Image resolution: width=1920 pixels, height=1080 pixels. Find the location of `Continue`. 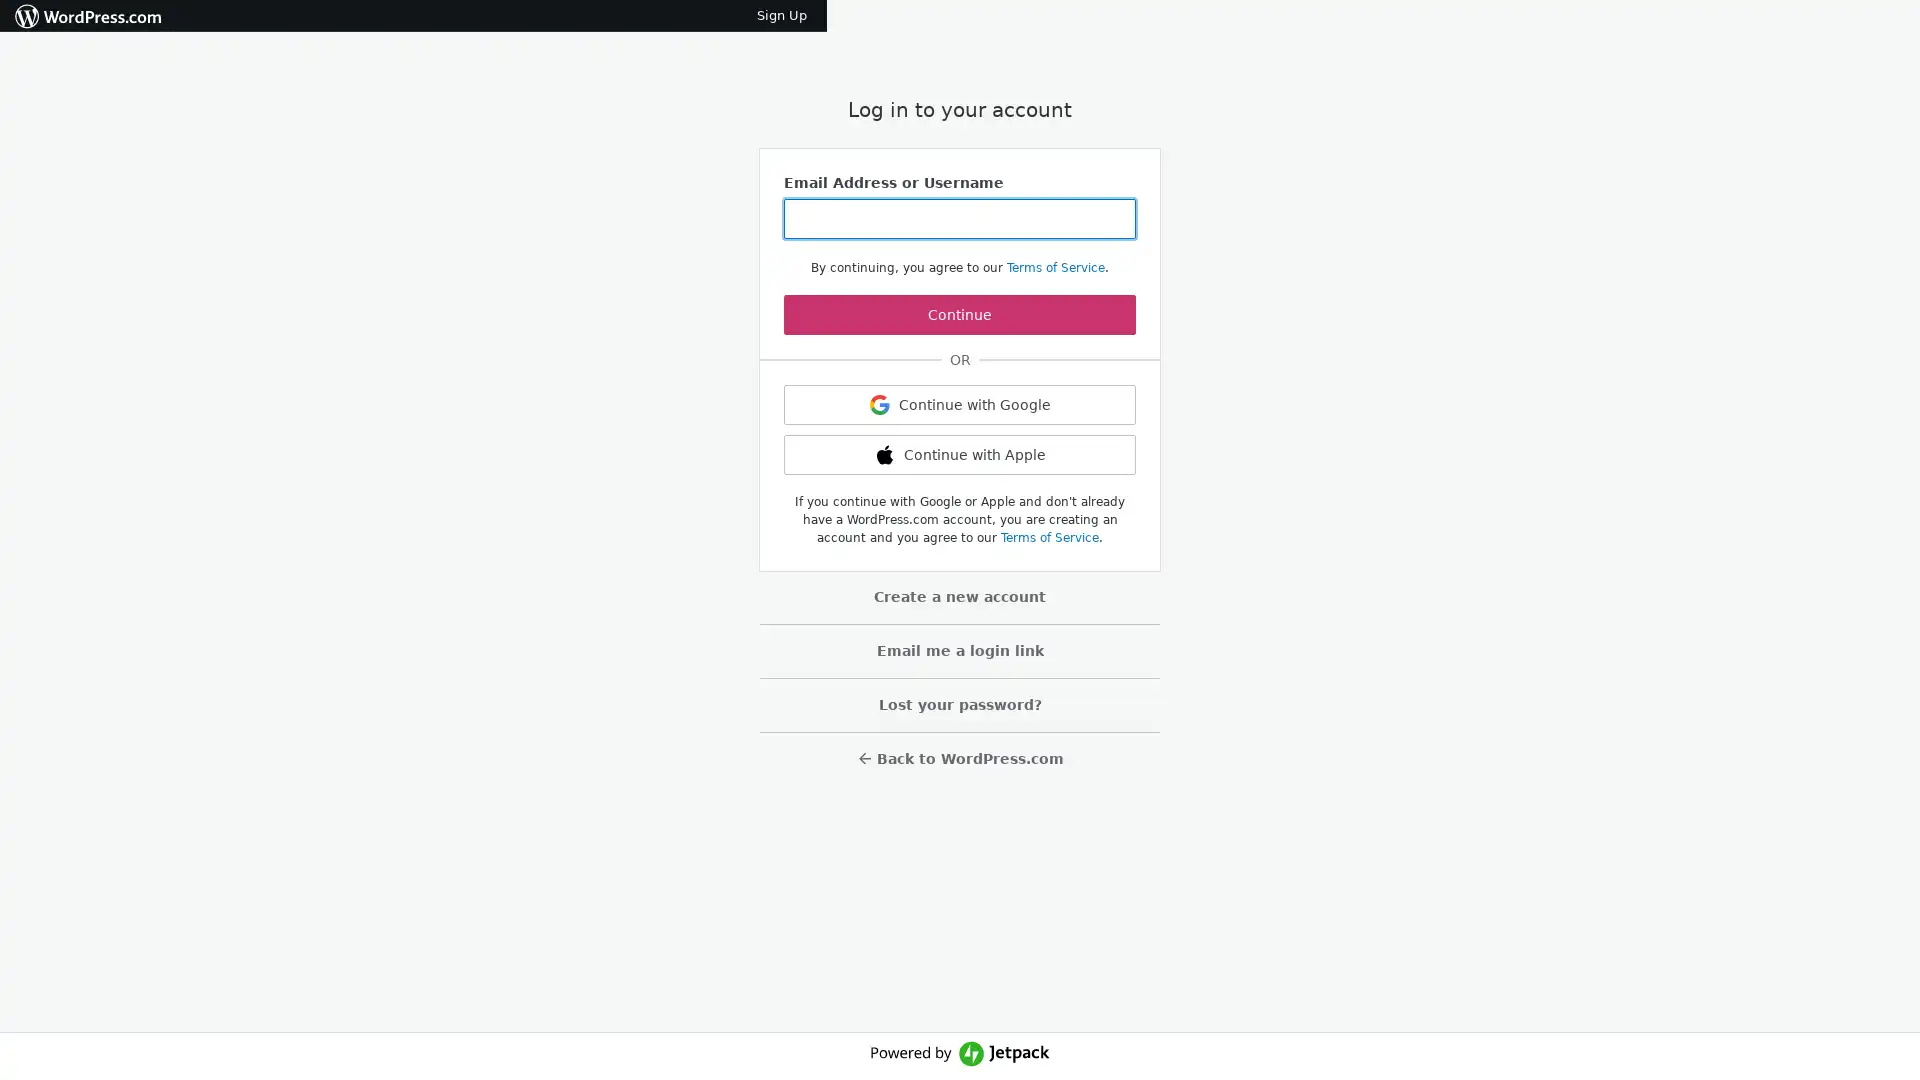

Continue is located at coordinates (960, 315).